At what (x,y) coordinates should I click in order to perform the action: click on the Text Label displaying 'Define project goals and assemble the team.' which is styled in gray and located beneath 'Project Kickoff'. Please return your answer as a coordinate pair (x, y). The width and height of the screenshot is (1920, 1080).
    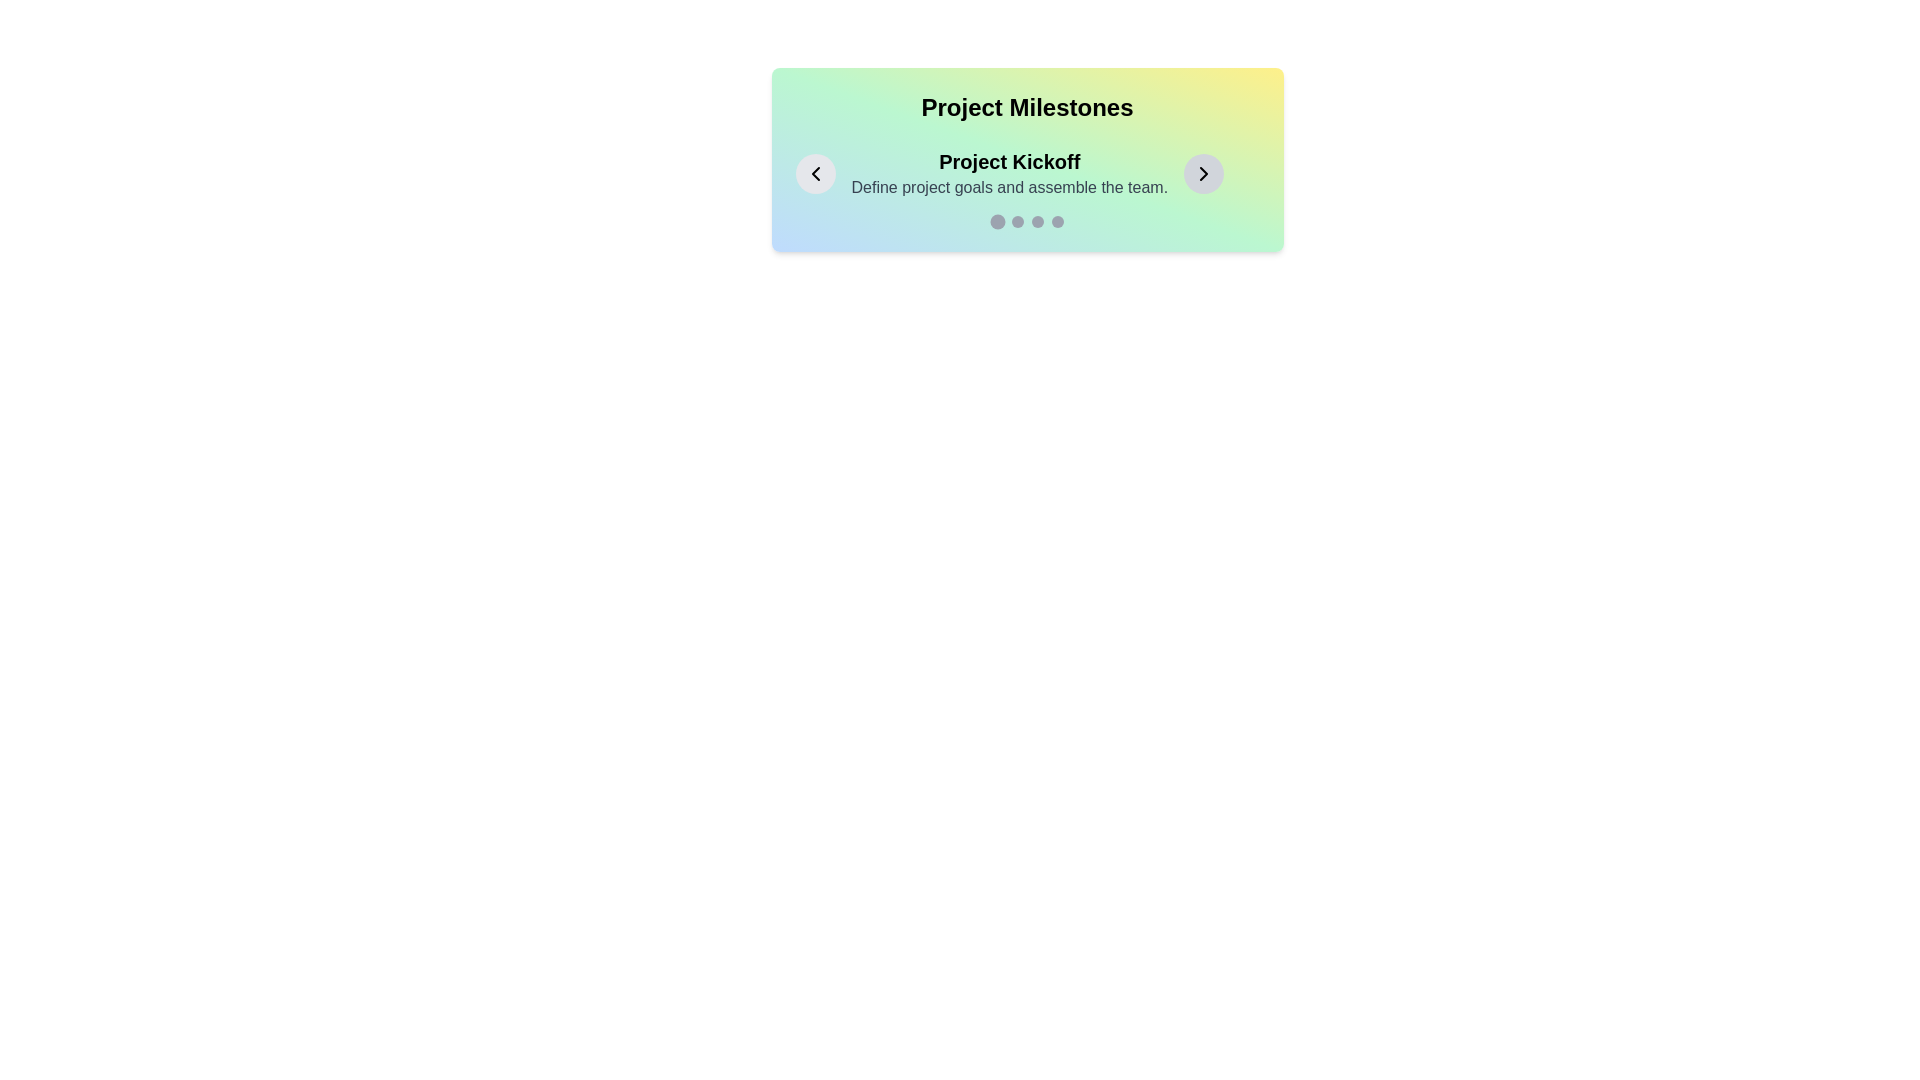
    Looking at the image, I should click on (1009, 188).